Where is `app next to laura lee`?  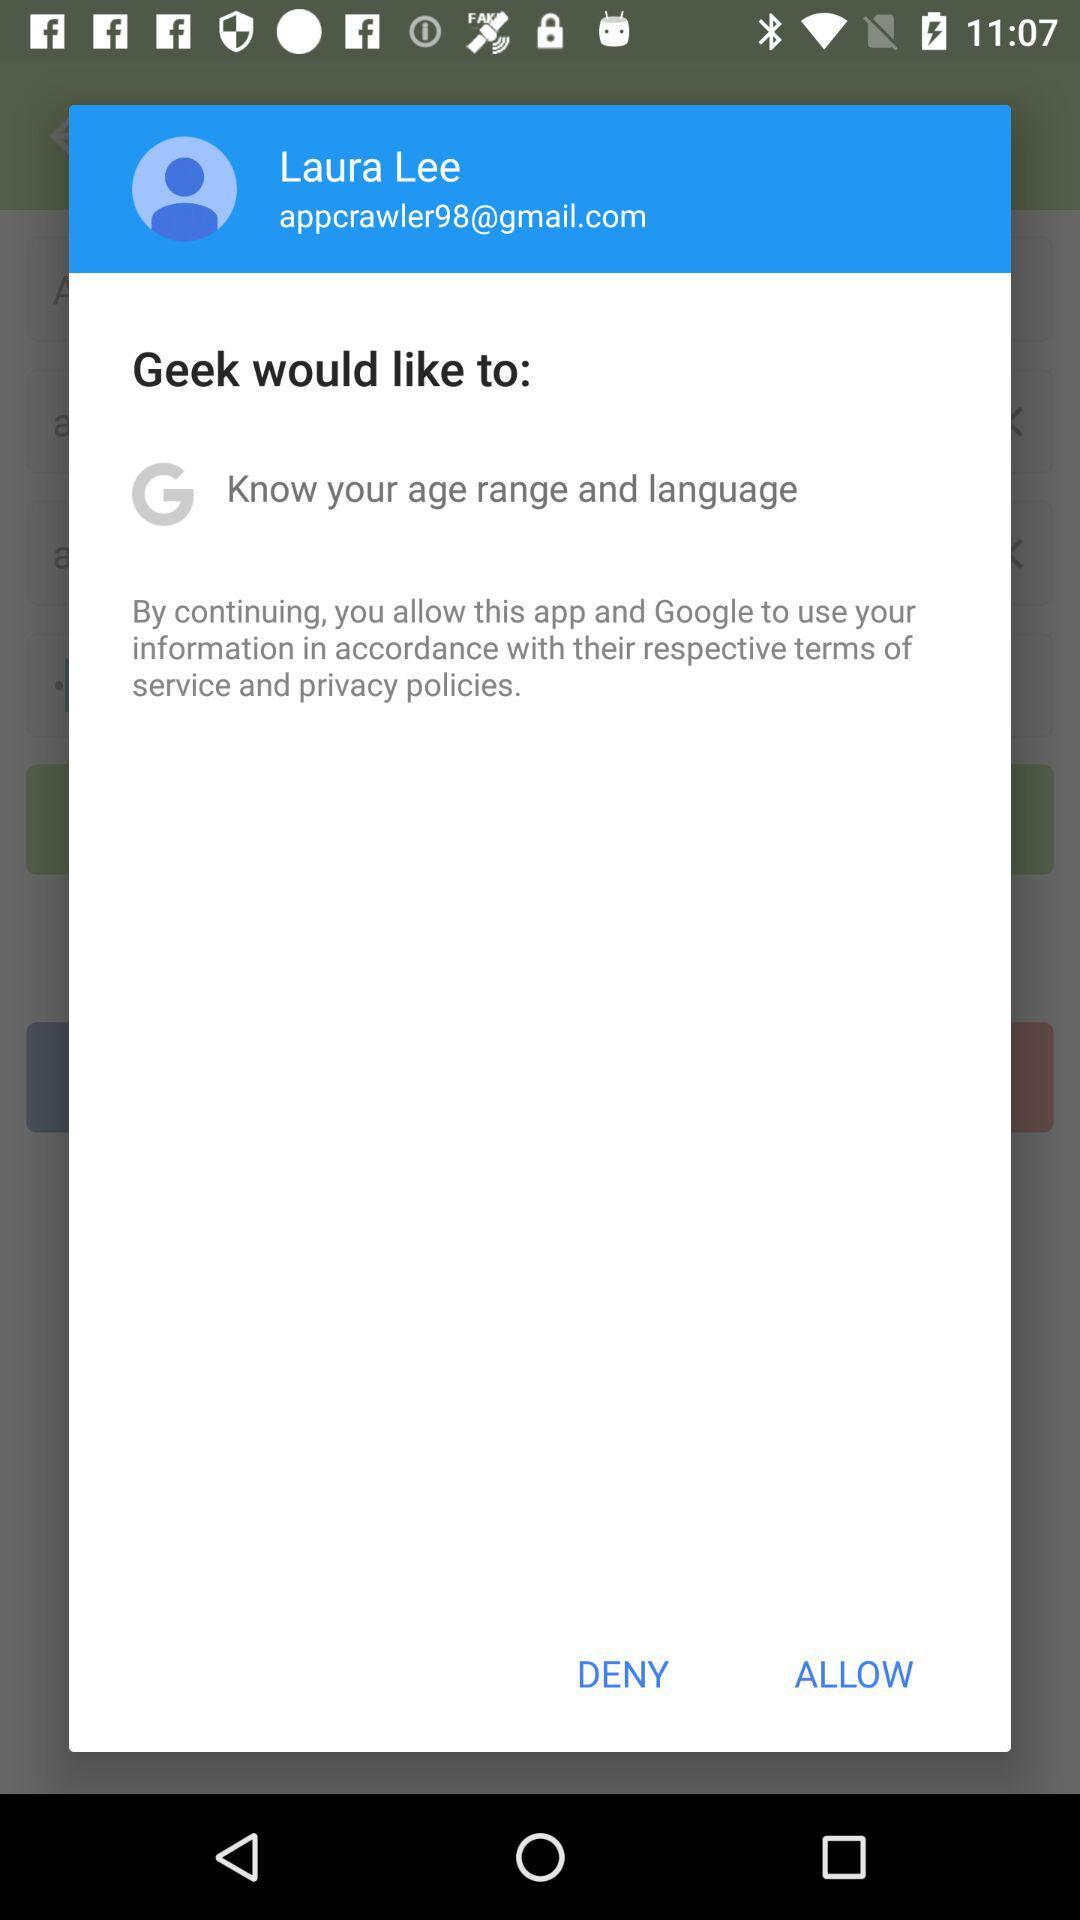 app next to laura lee is located at coordinates (184, 188).